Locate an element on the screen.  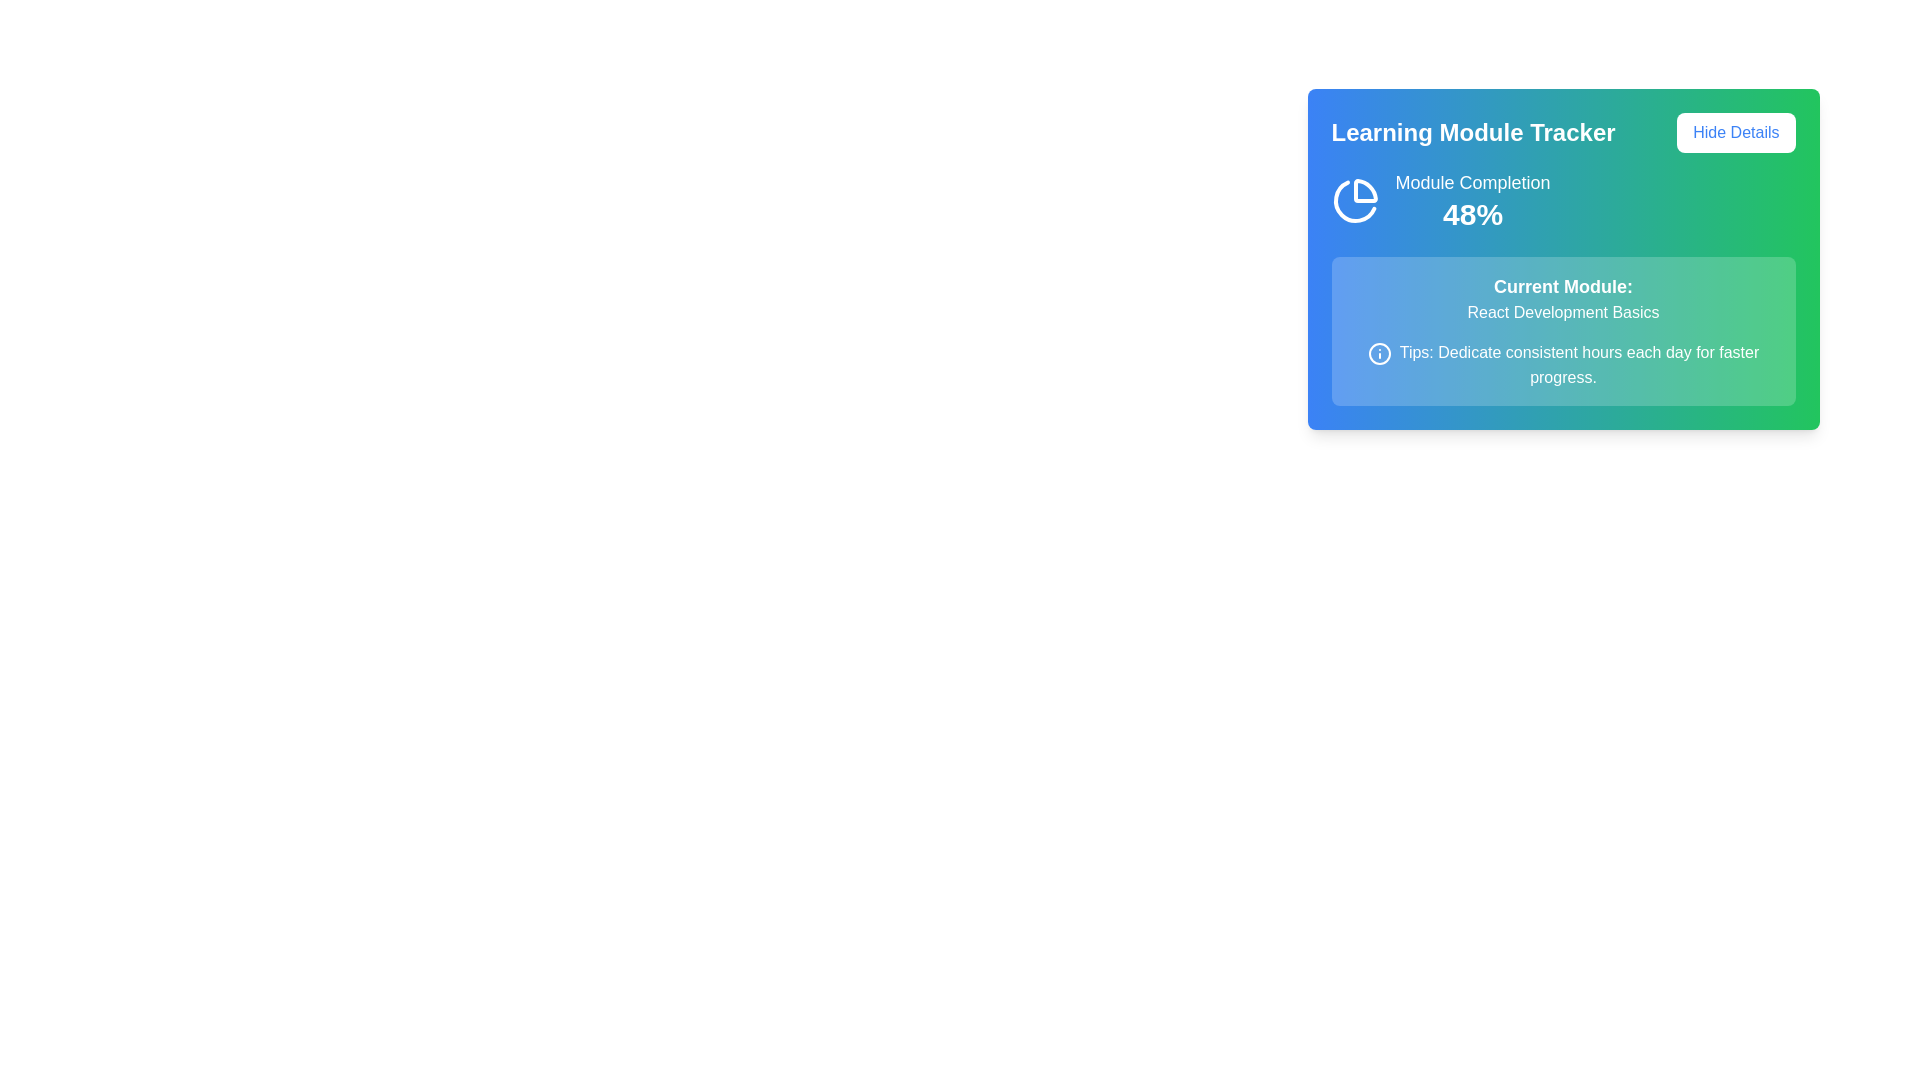
displayed percentage '48%' from the Composite UI element containing text elements, which features a bold font and is located in the top-right quadrant of the 'Learning Module Tracker' card is located at coordinates (1473, 200).